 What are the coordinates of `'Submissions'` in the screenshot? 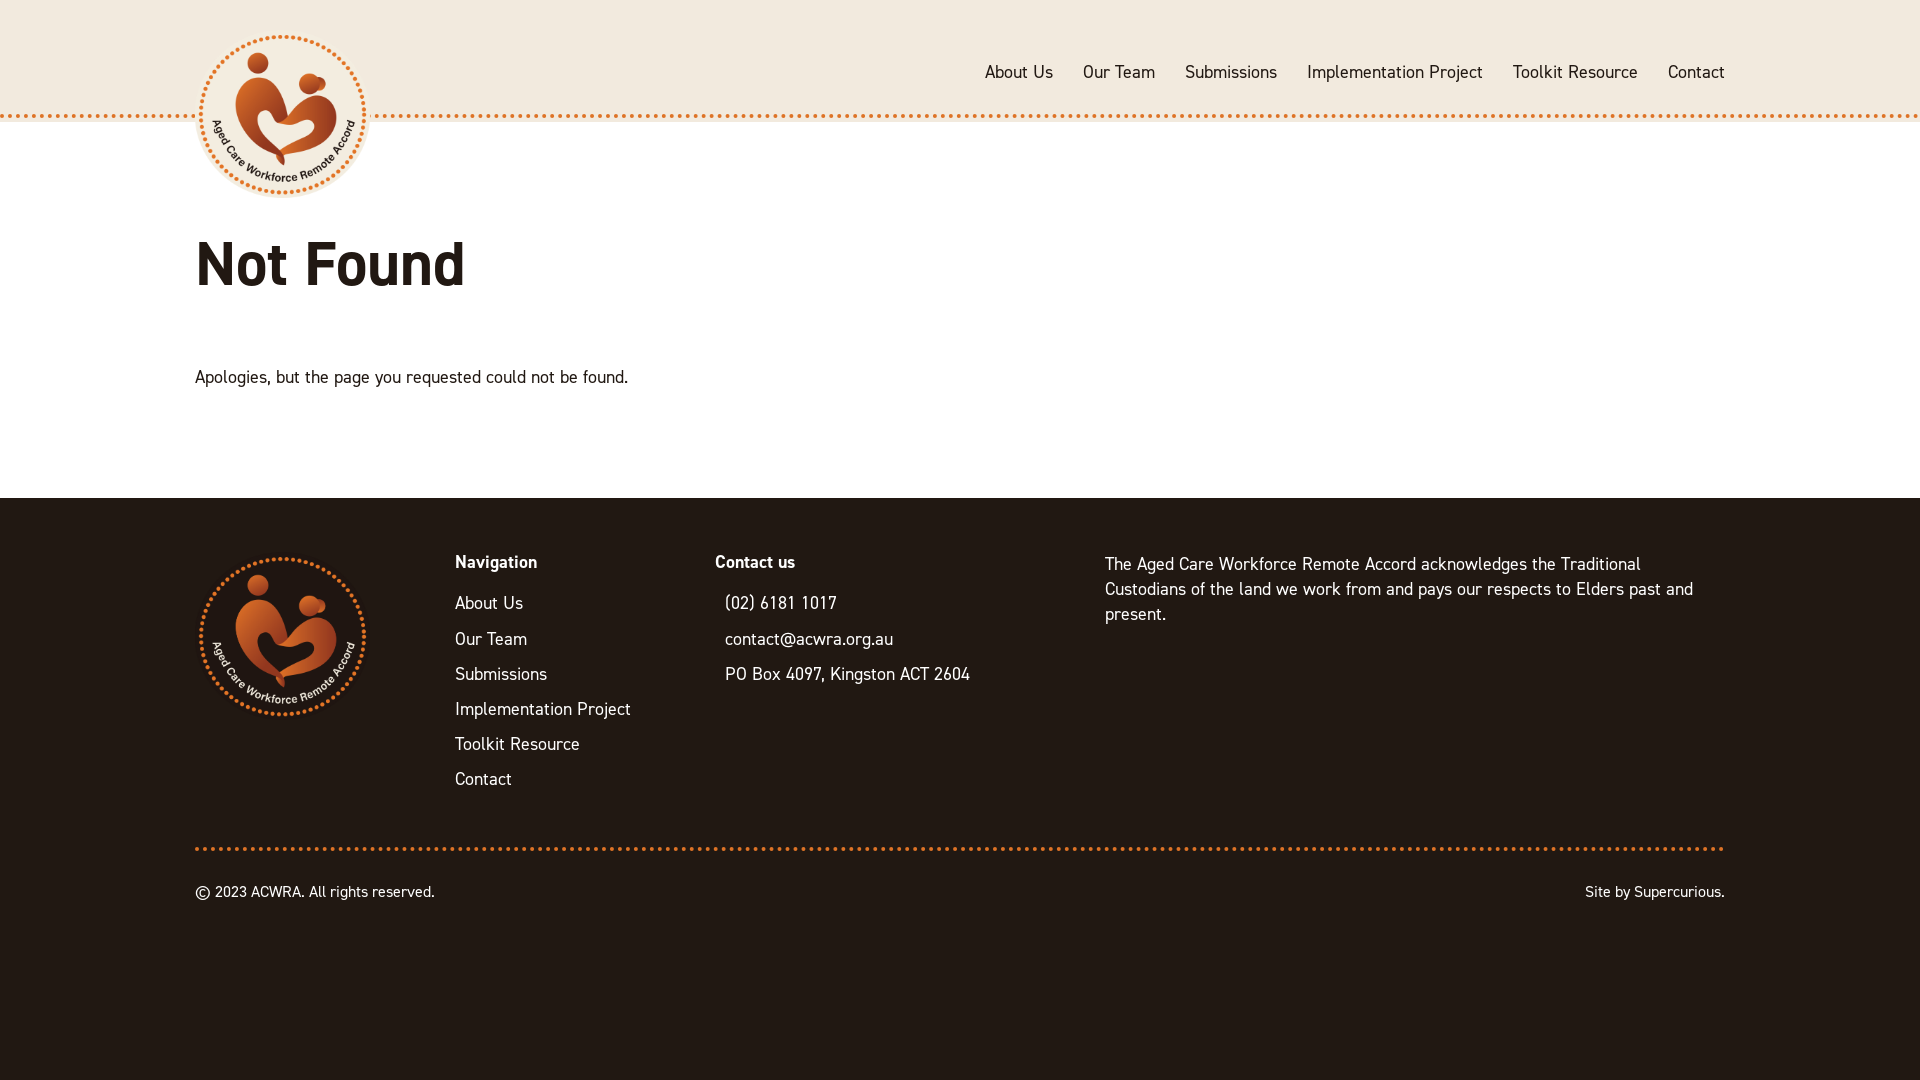 It's located at (1229, 71).